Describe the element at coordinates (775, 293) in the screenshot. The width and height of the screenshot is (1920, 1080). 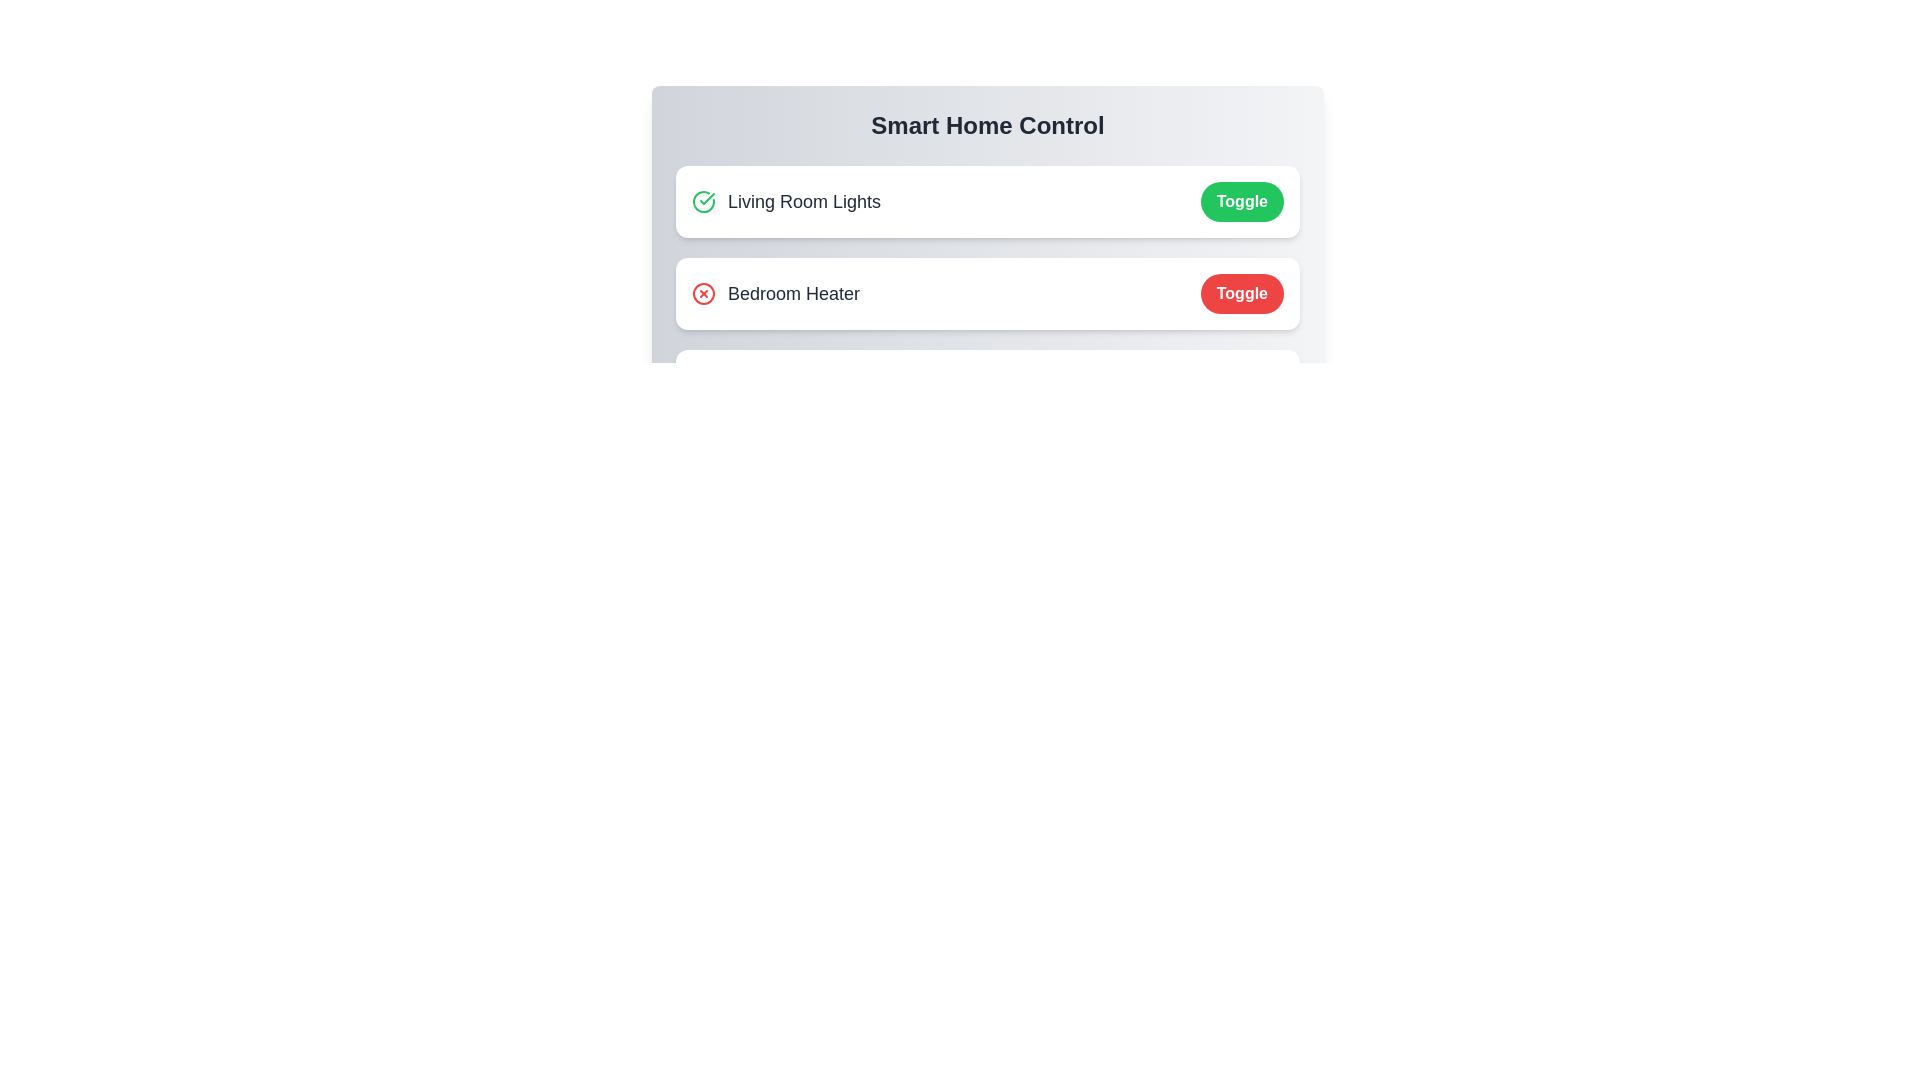
I see `the text label Bedroom Heater` at that location.